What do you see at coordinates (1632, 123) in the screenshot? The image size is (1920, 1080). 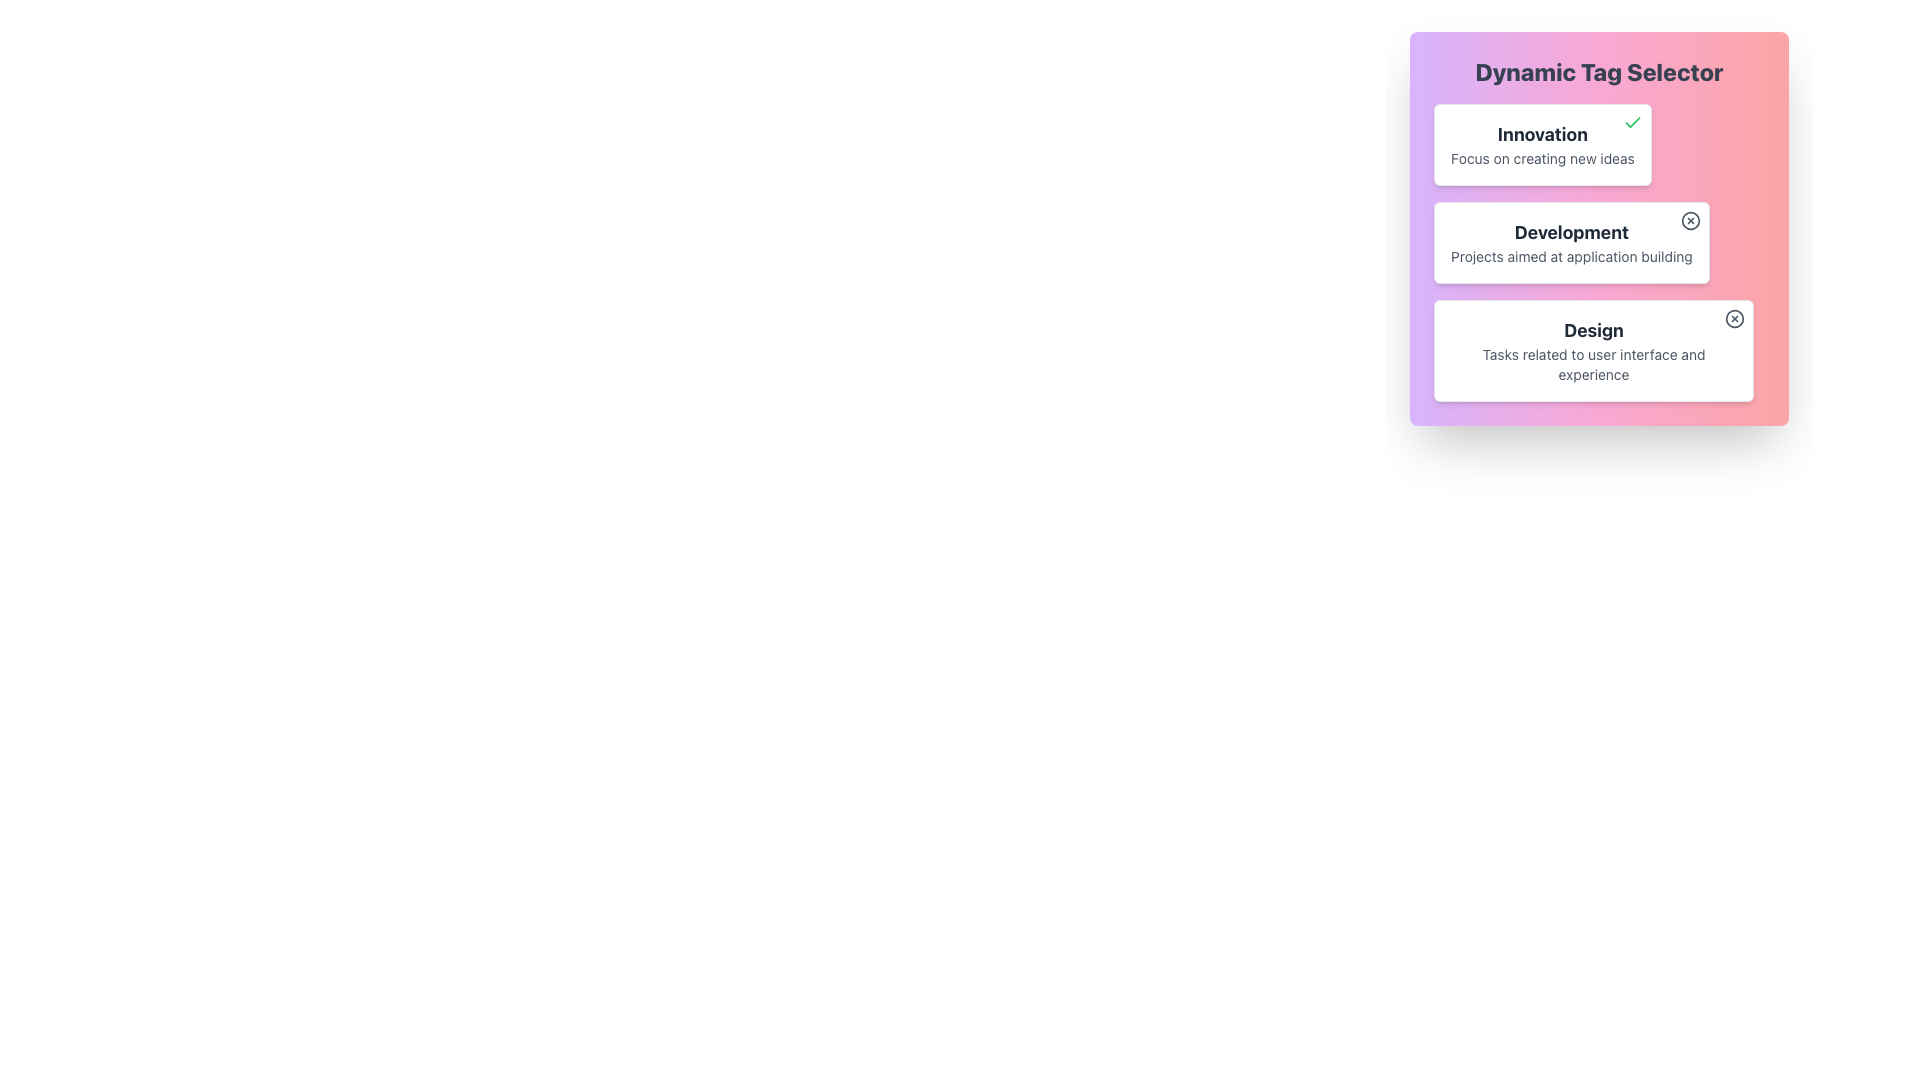 I see `the checkmark icon located in the top-right corner of the box containing the text 'Innovation' to indicate selection or confirmation` at bounding box center [1632, 123].